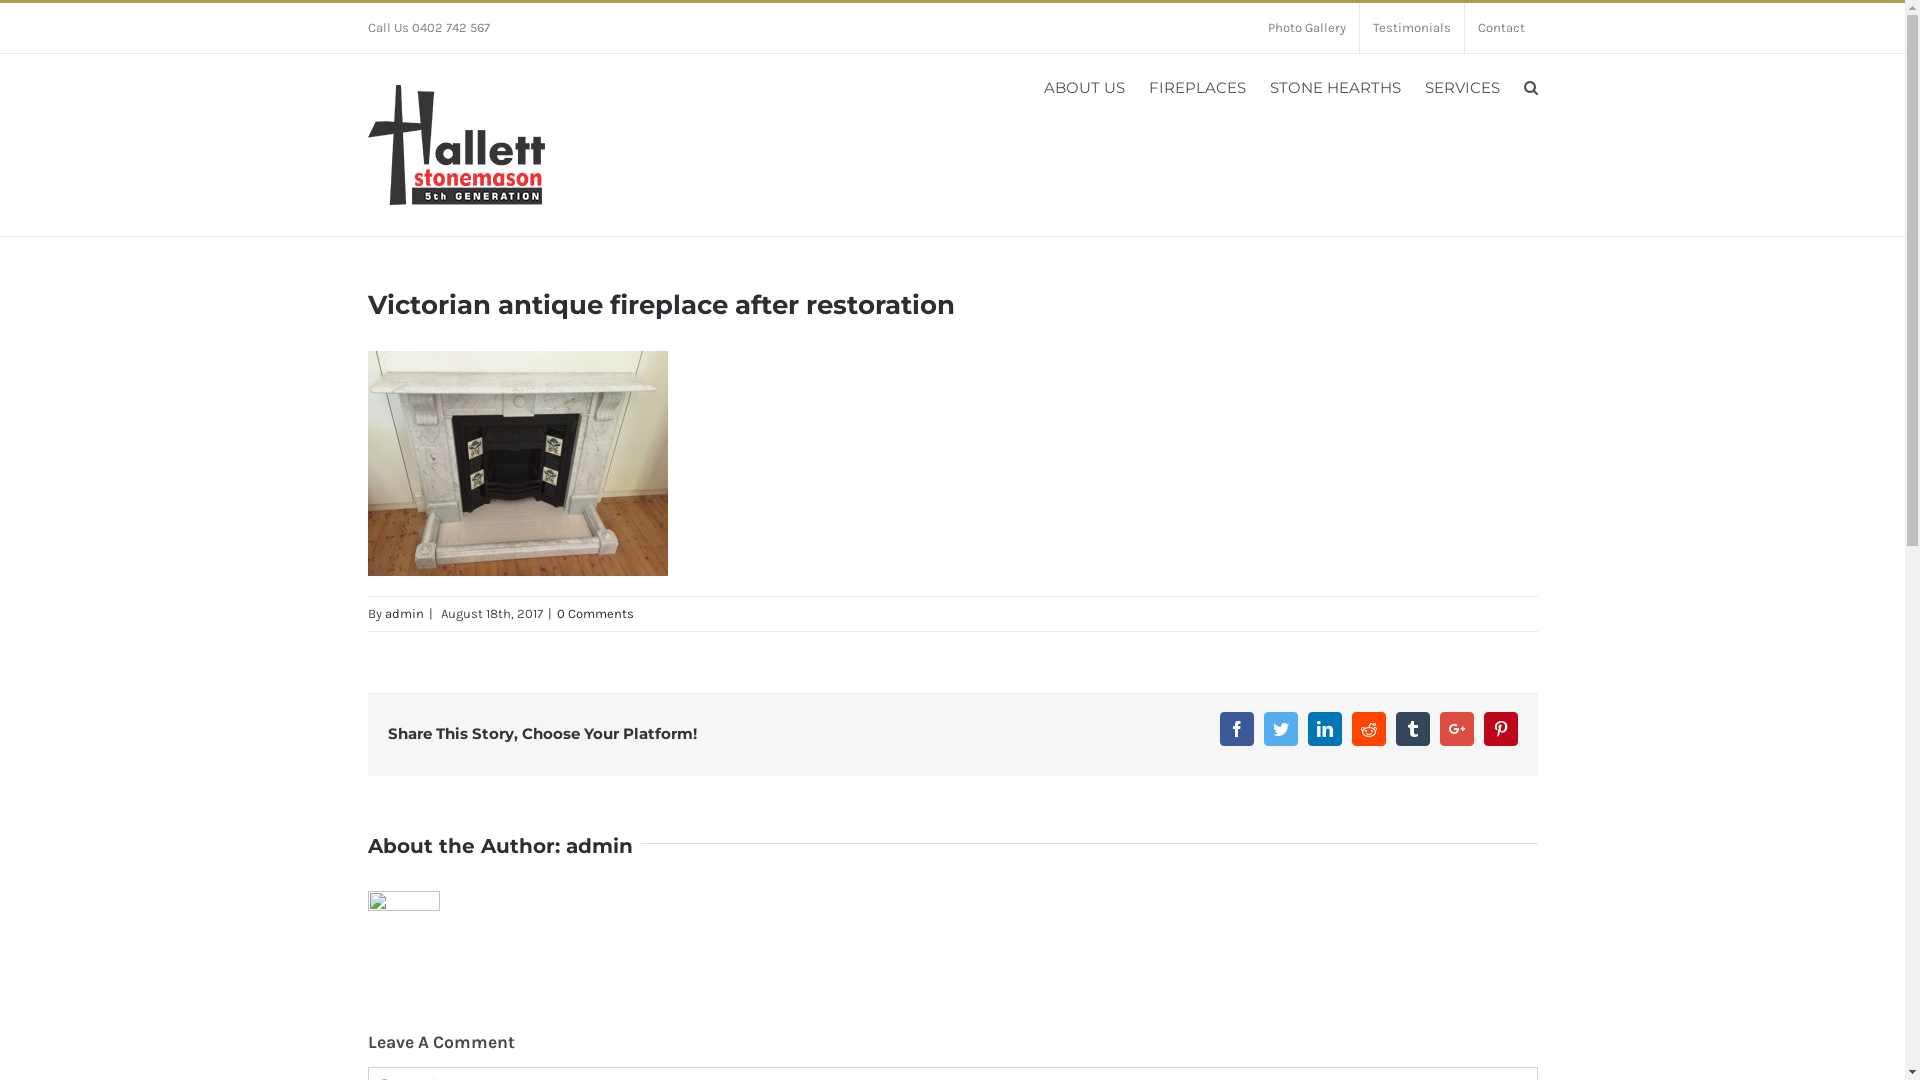  What do you see at coordinates (593, 612) in the screenshot?
I see `'0 Comments'` at bounding box center [593, 612].